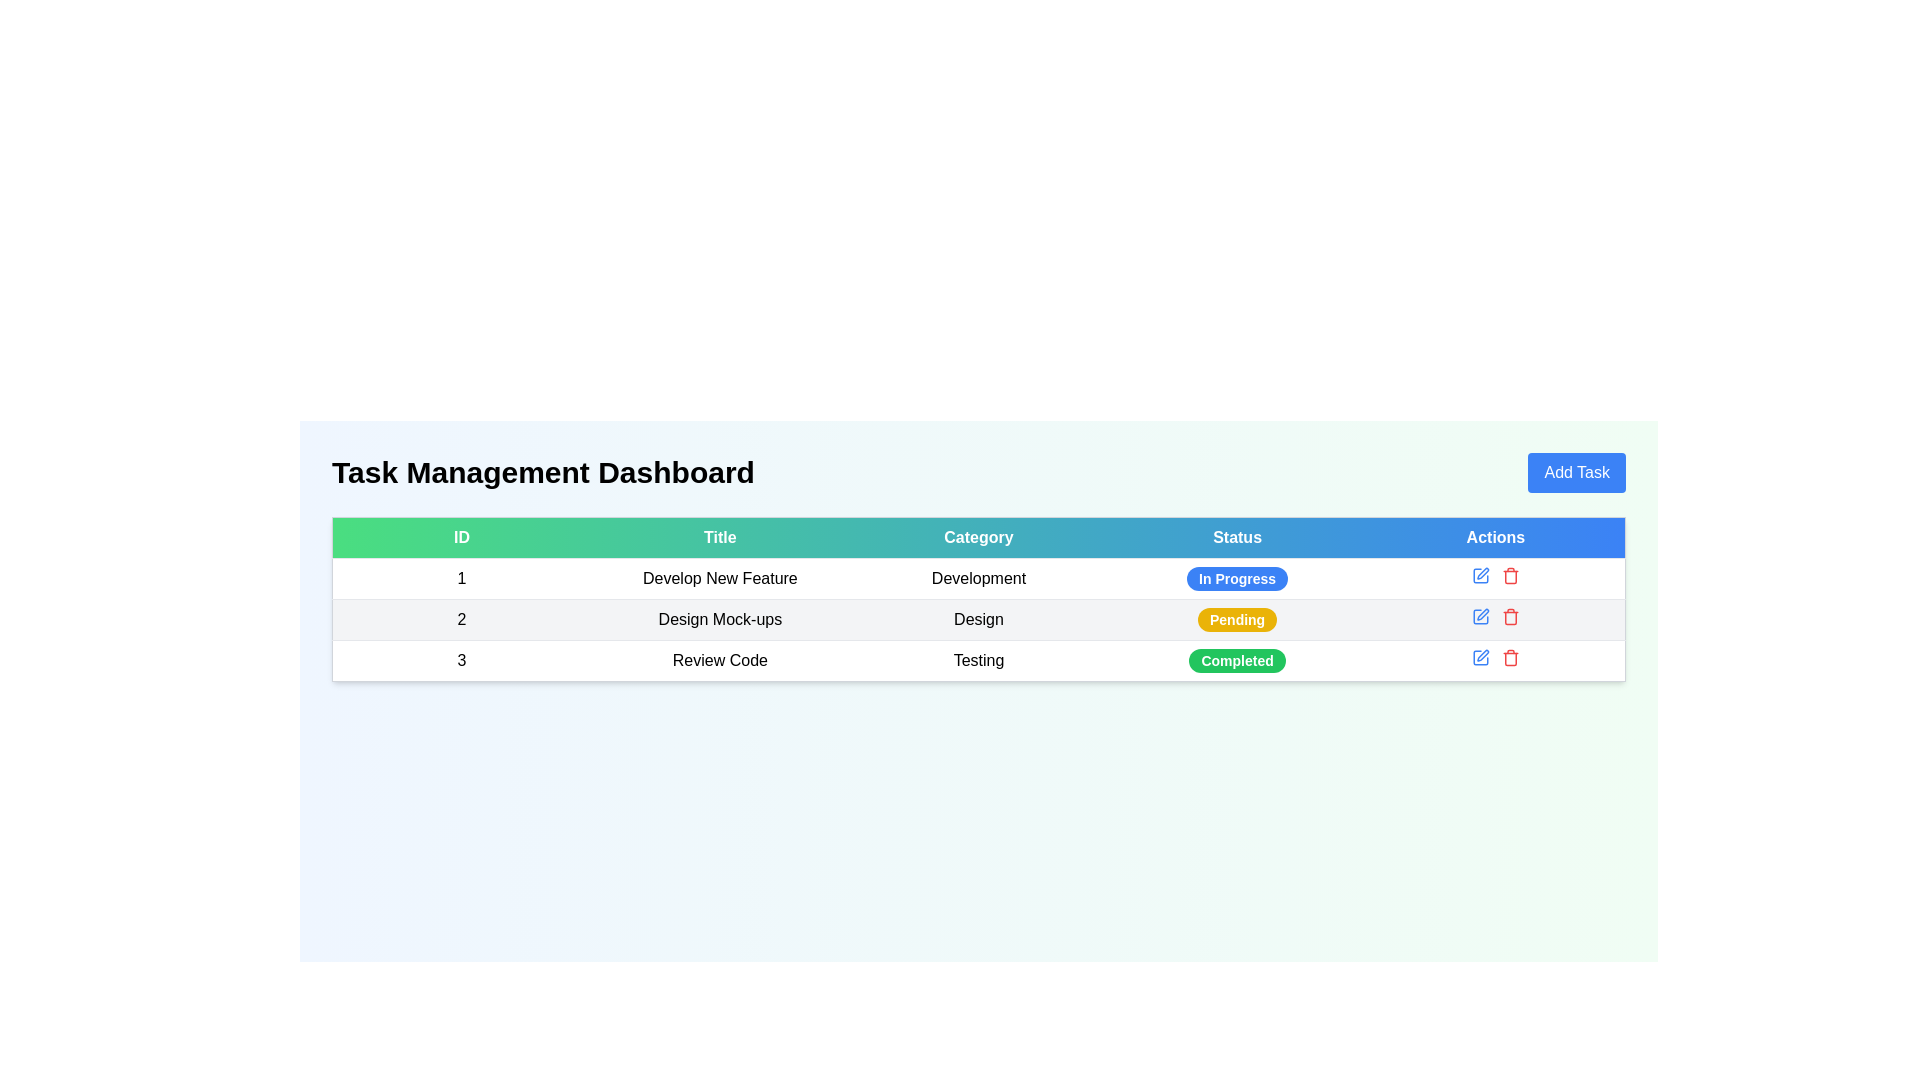 The width and height of the screenshot is (1920, 1080). What do you see at coordinates (460, 536) in the screenshot?
I see `the text label displaying 'ID' with a green background gradient, located at the leftmost part of the header row above the table` at bounding box center [460, 536].